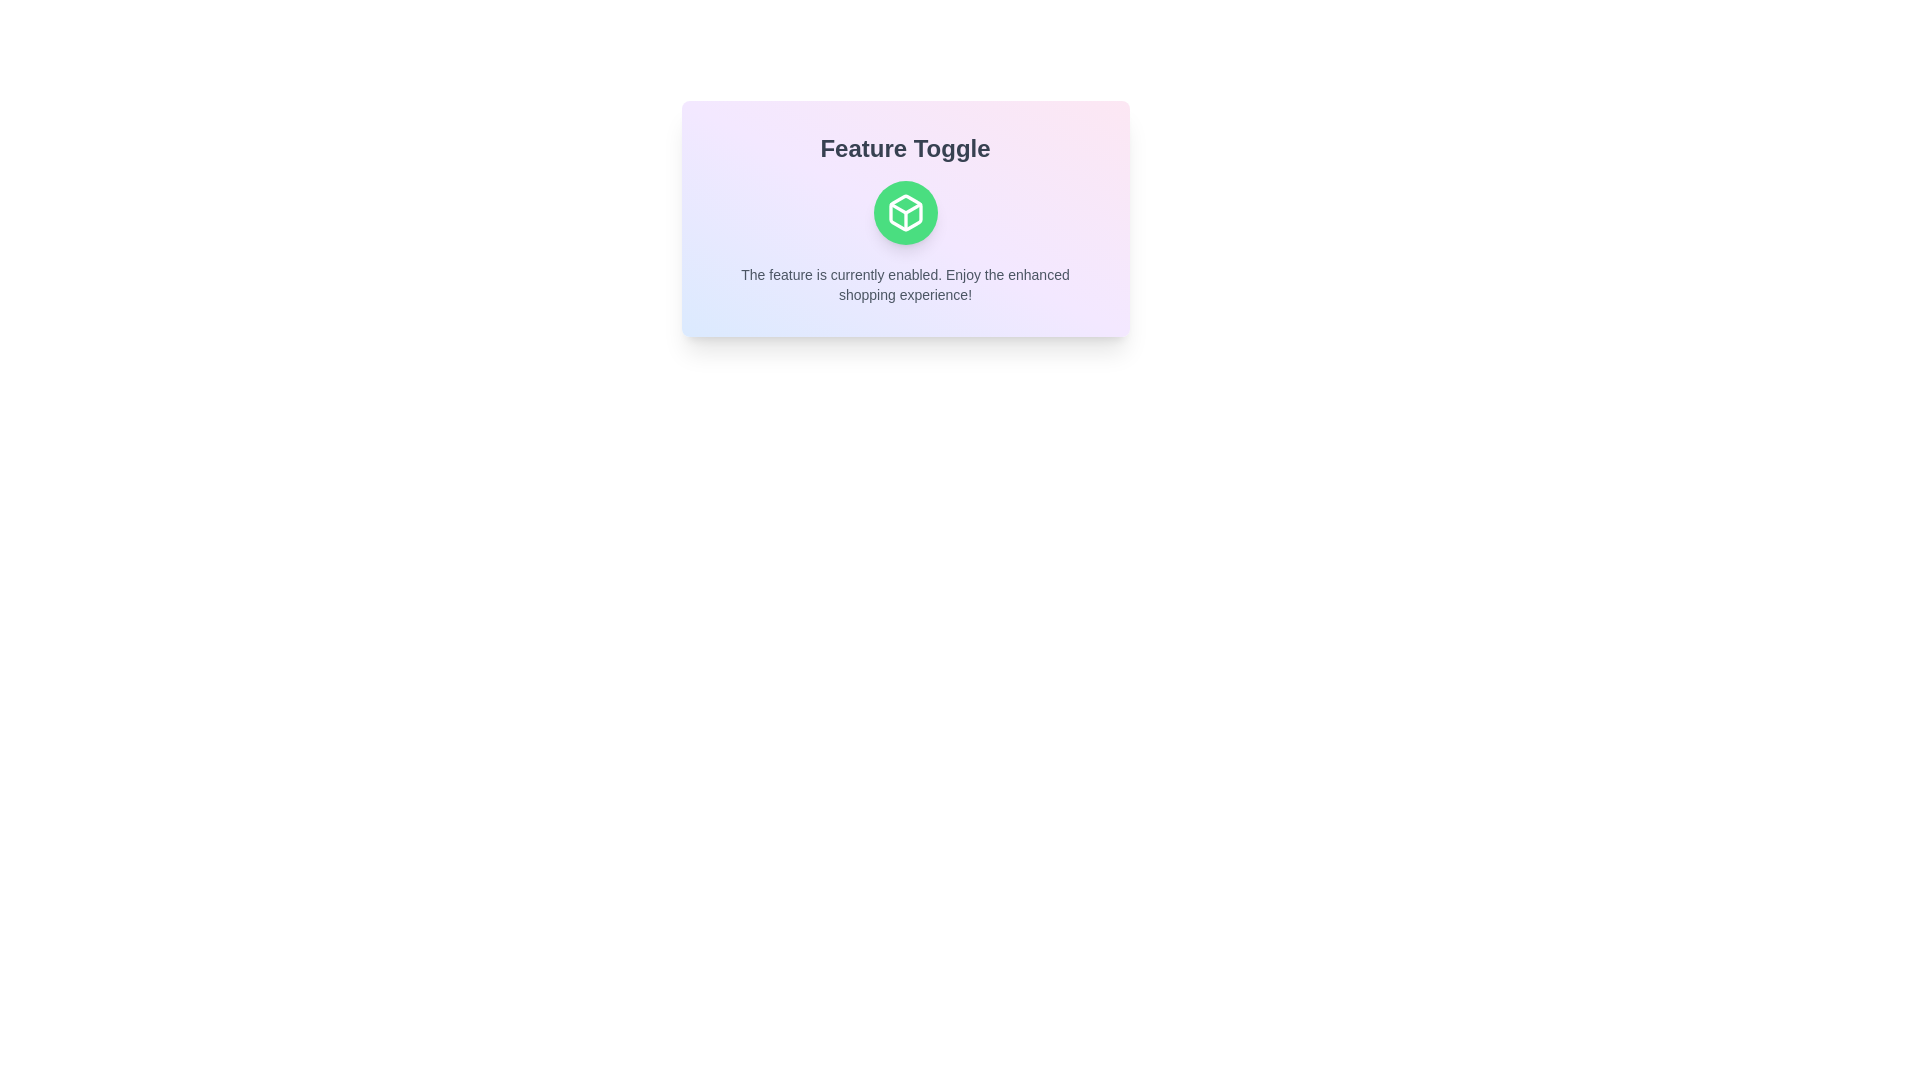  Describe the element at coordinates (904, 285) in the screenshot. I see `the text display area that conveys status messages, located beneath the green icon within the rounded rectangle card labeled 'Feature Toggle.'` at that location.